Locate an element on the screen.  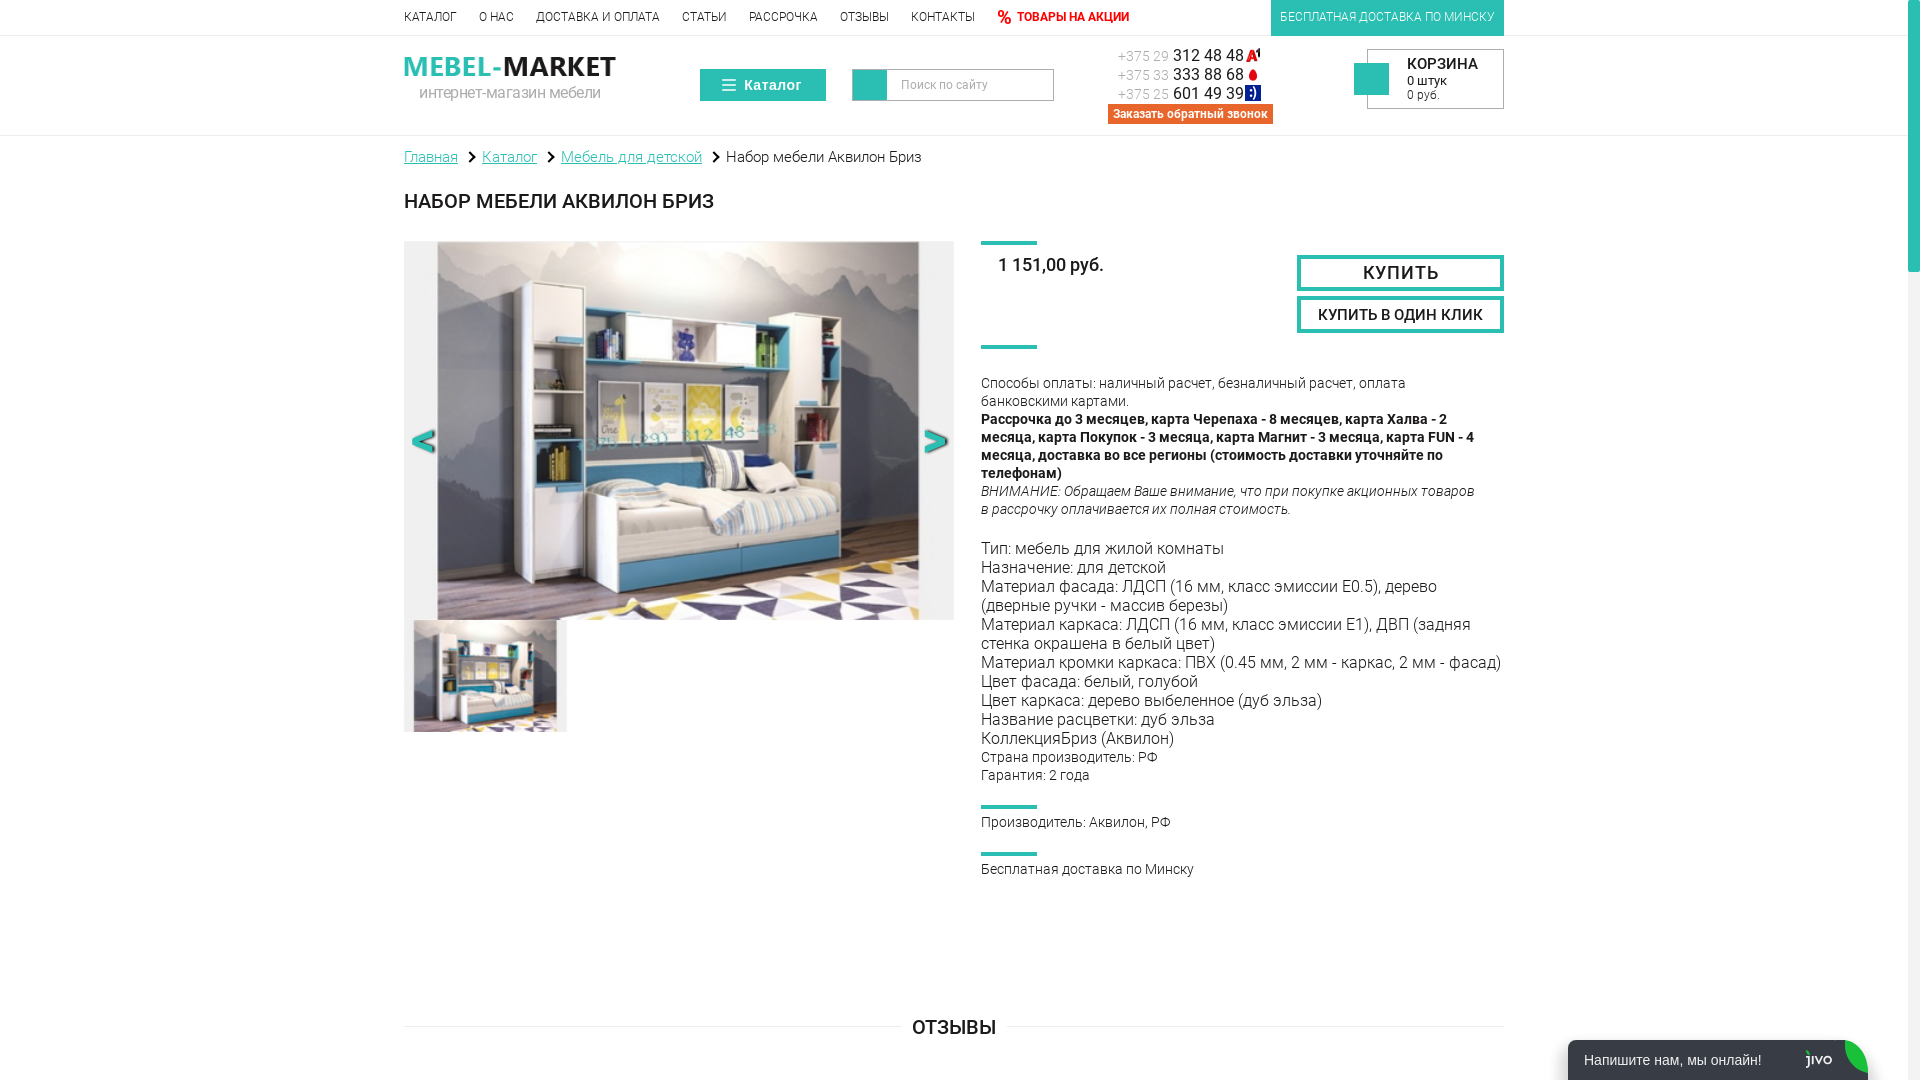
'+375 25601 49 39' is located at coordinates (1200, 93).